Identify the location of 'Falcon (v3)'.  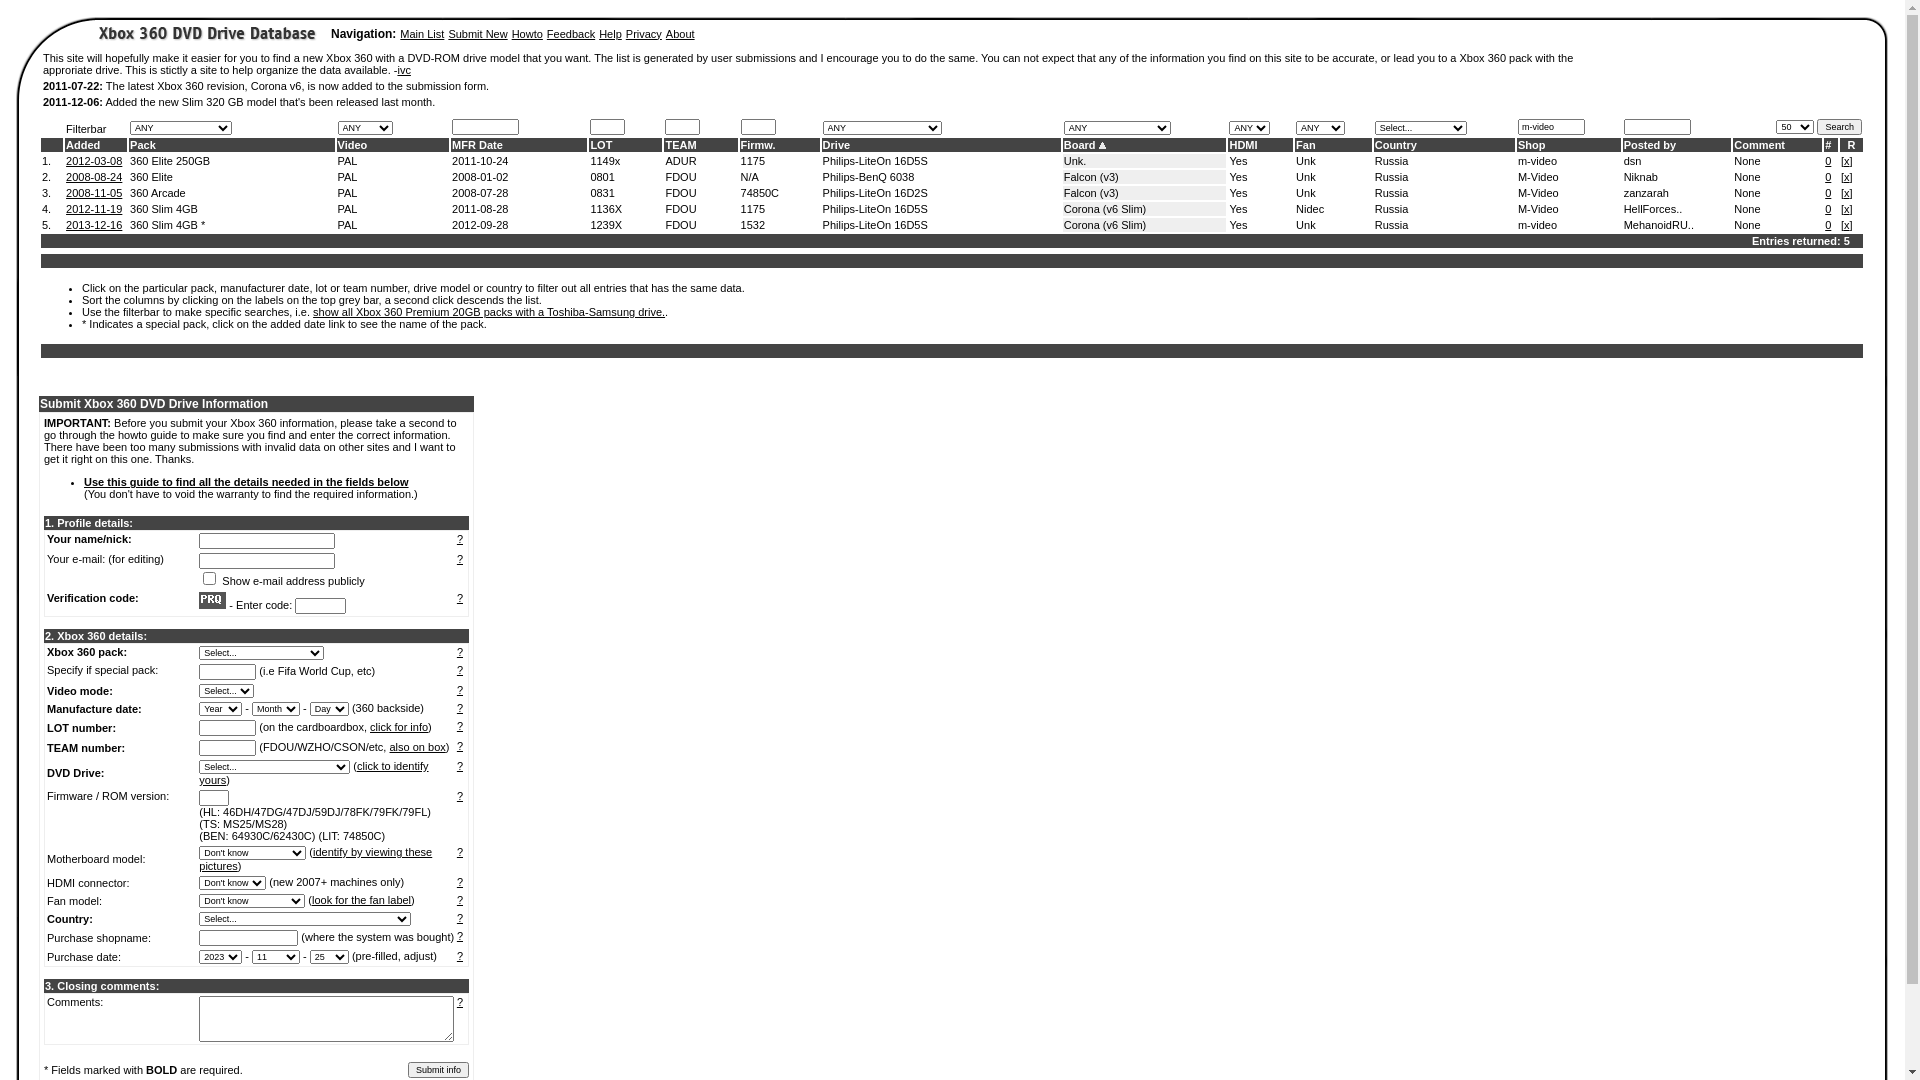
(1063, 176).